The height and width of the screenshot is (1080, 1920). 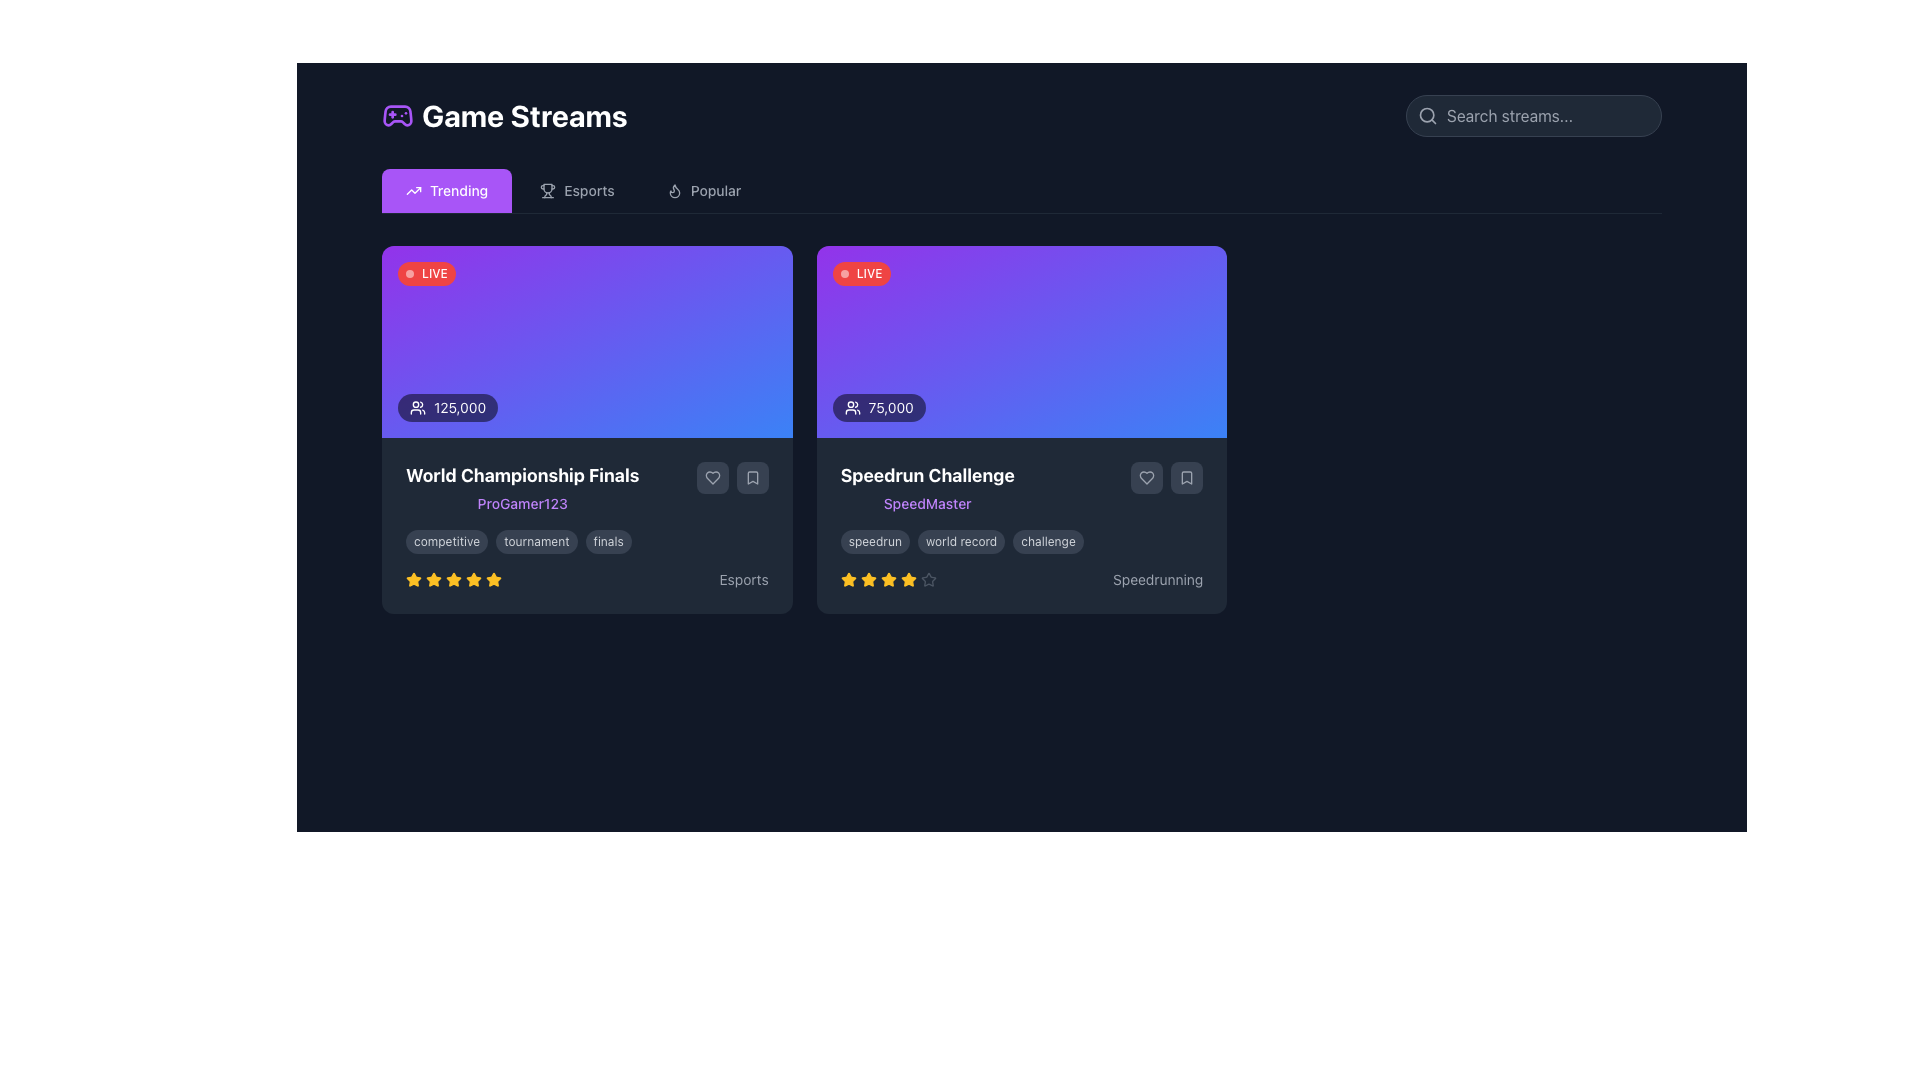 What do you see at coordinates (715, 191) in the screenshot?
I see `the text label reading 'Popular' located in the navigation area` at bounding box center [715, 191].